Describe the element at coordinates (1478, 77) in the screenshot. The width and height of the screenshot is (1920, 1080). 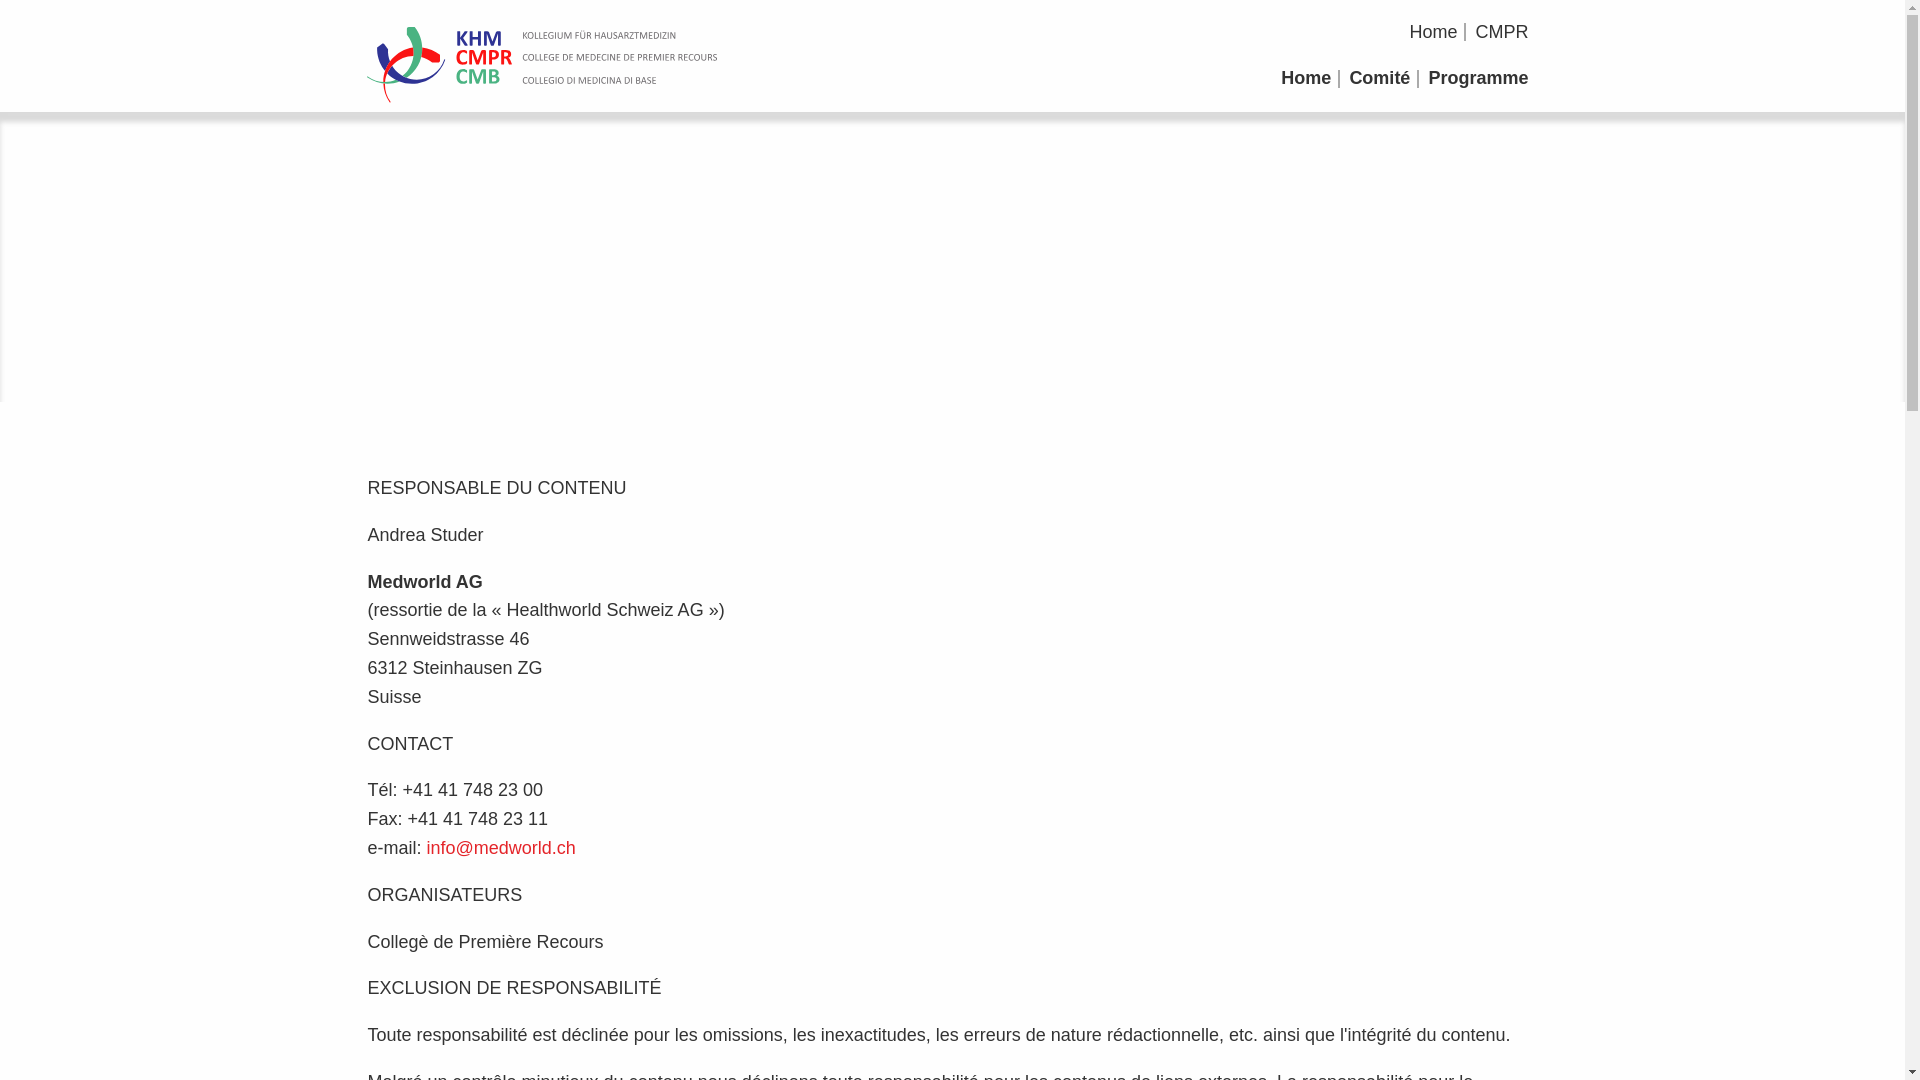
I see `'Programme'` at that location.